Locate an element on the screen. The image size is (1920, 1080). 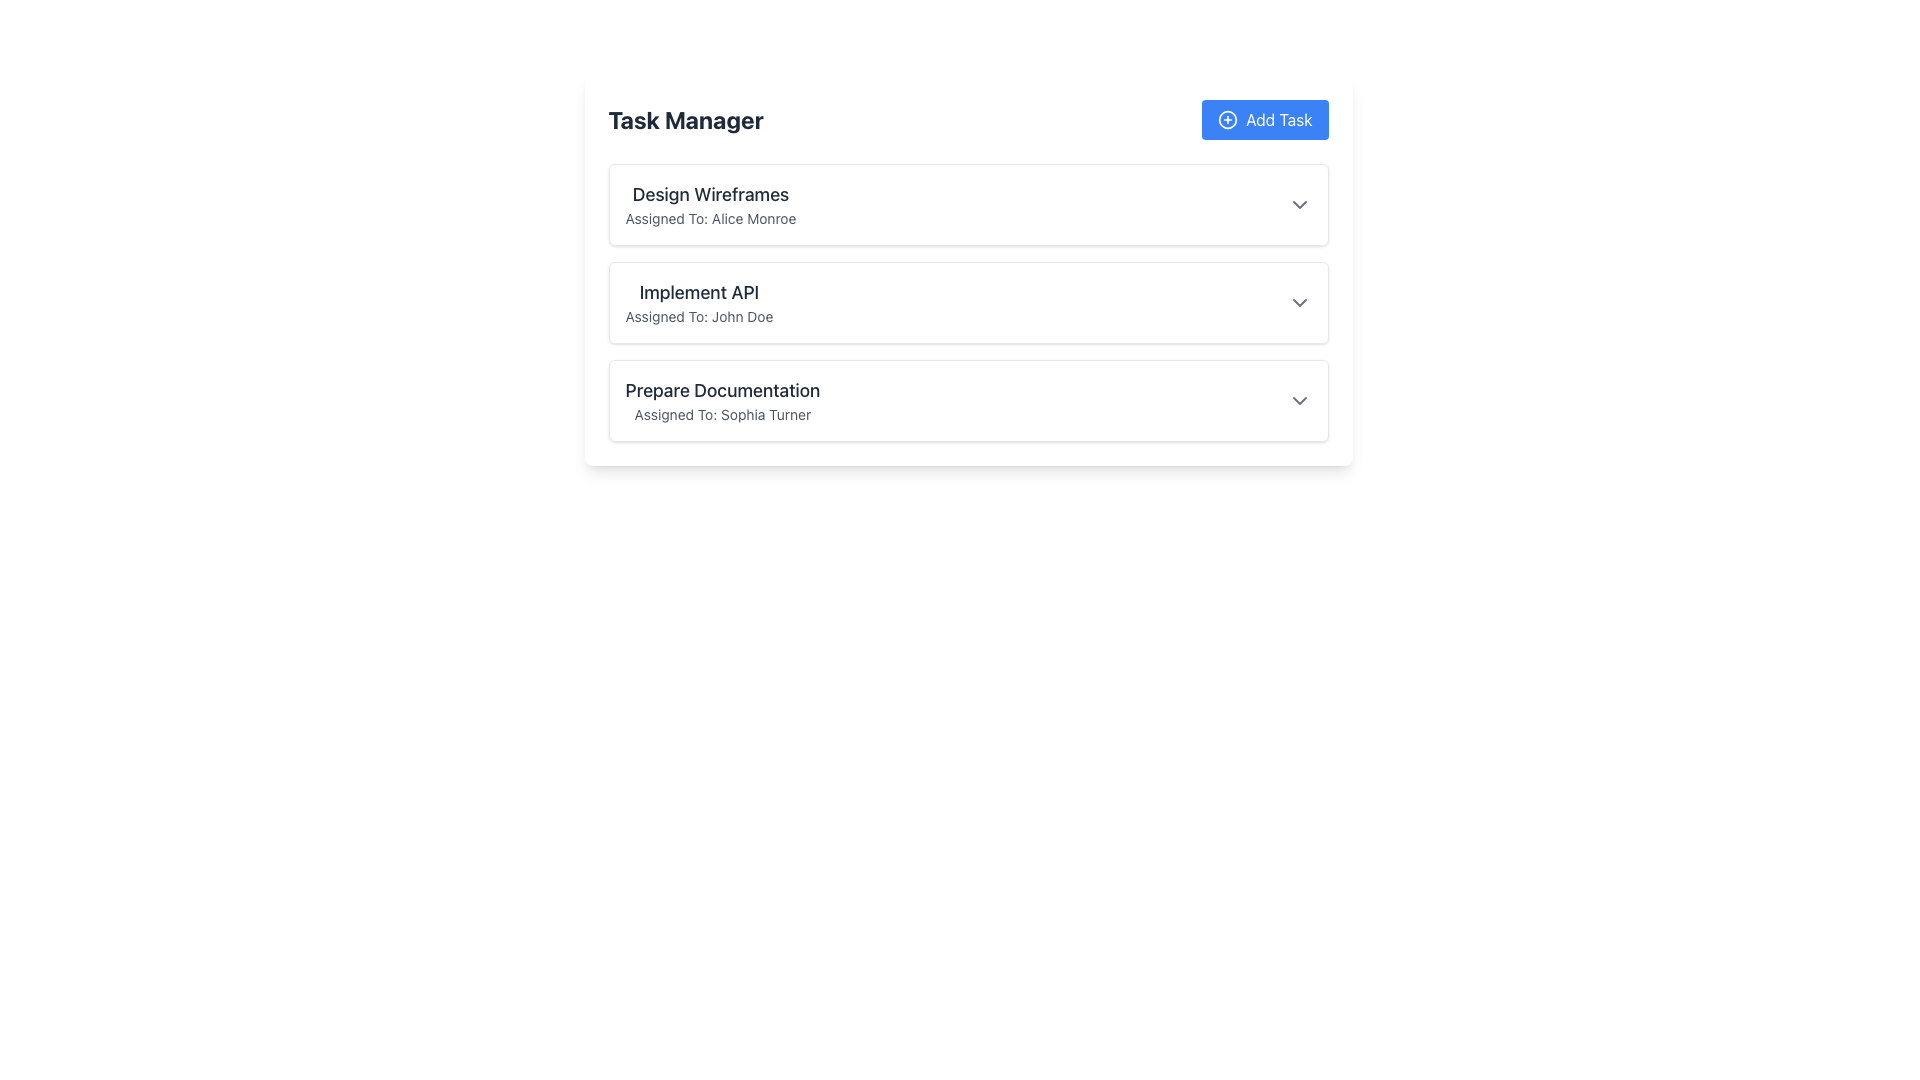
the downwards-pointing chevron icon of the Dropdown toggle button located in the 'Prepare Documentation' task card, aligned is located at coordinates (1299, 401).